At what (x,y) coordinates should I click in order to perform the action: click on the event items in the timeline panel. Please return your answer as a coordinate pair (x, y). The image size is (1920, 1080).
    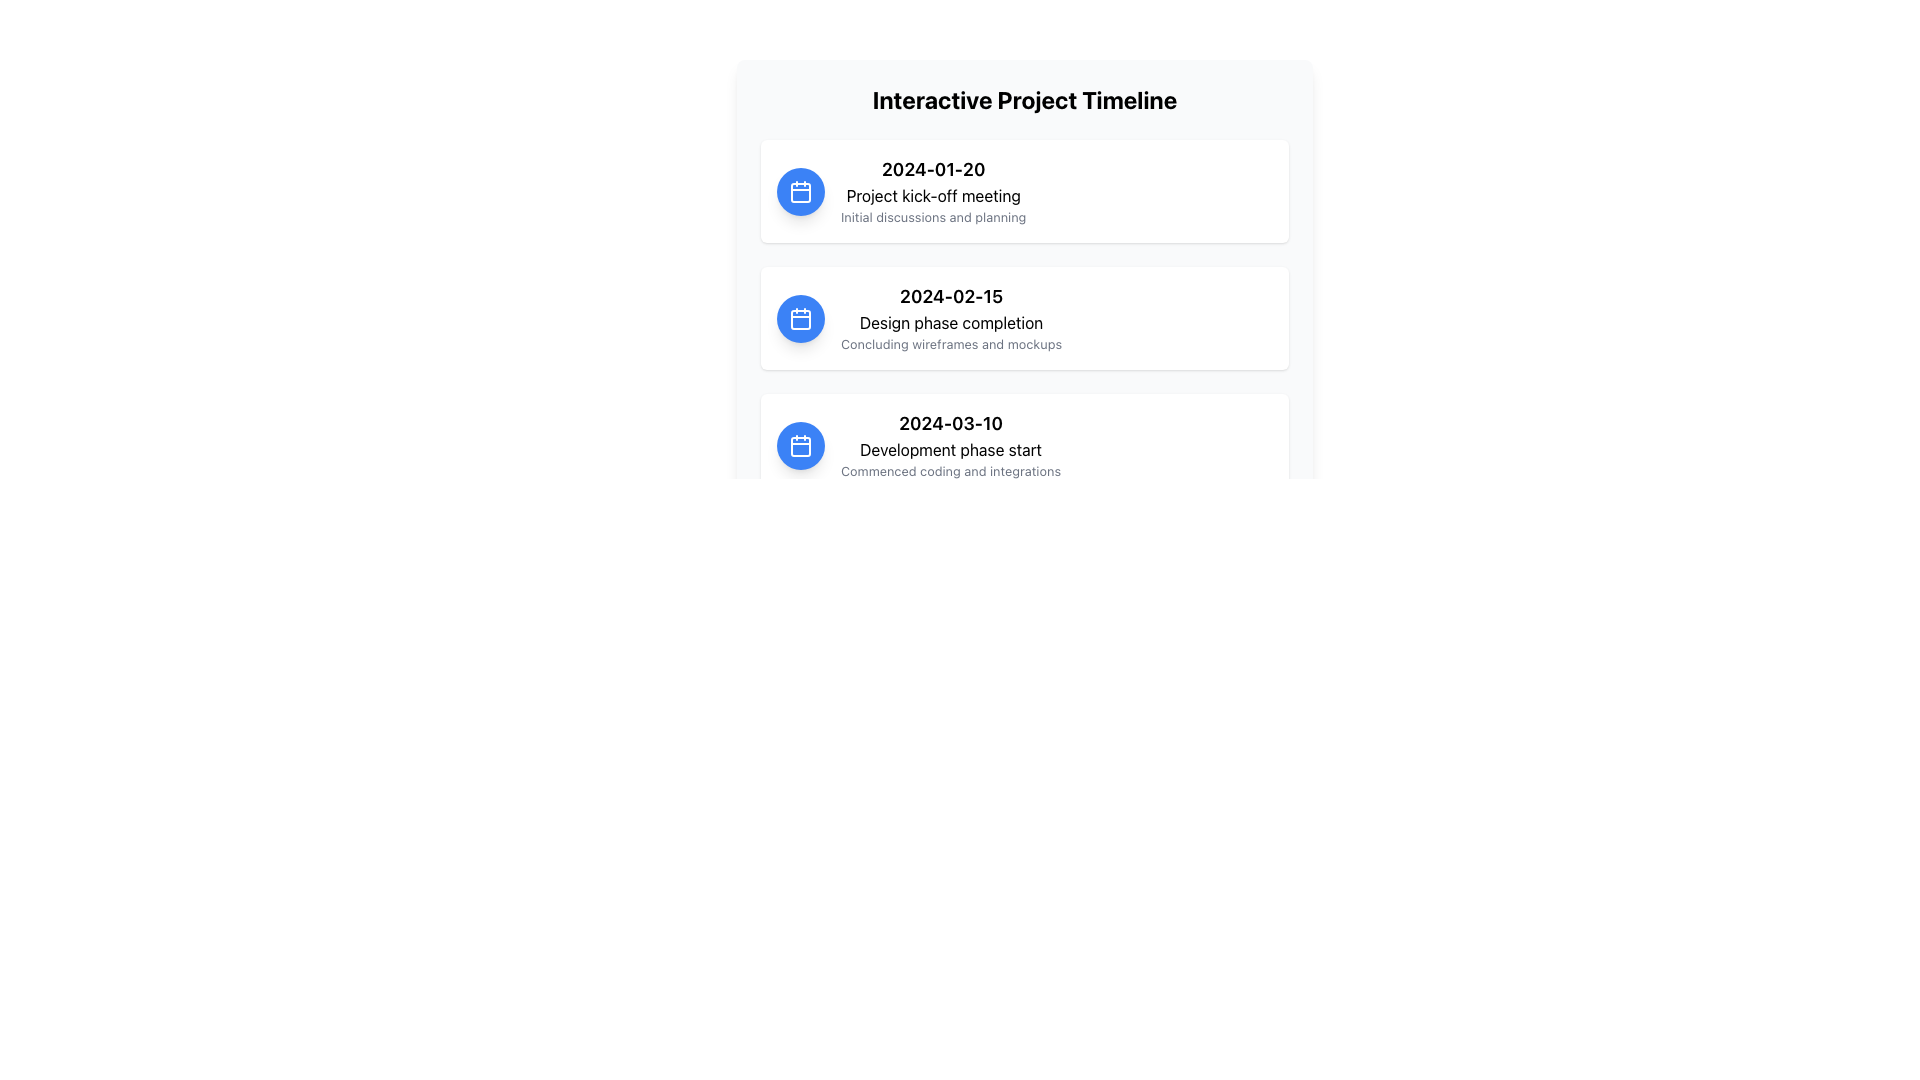
    Looking at the image, I should click on (1025, 320).